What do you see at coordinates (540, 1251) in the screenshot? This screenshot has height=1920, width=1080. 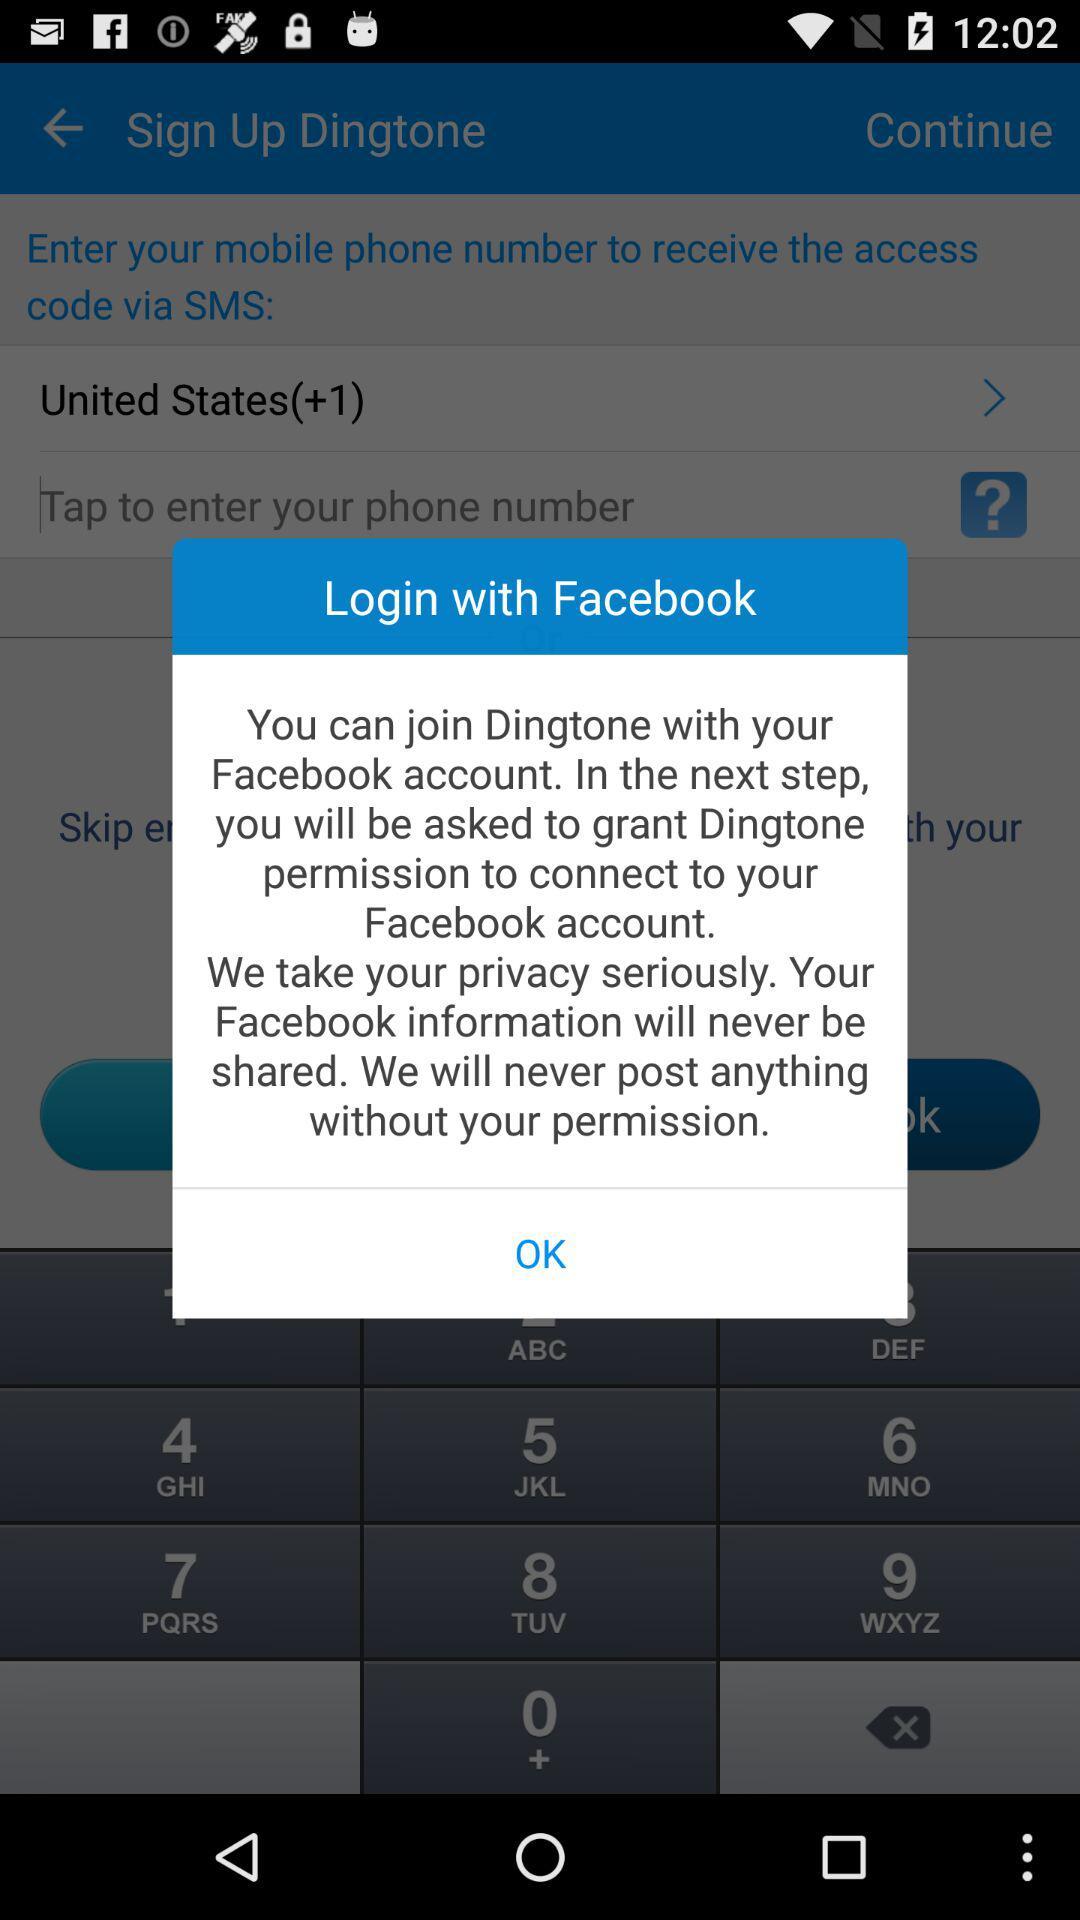 I see `the ok` at bounding box center [540, 1251].